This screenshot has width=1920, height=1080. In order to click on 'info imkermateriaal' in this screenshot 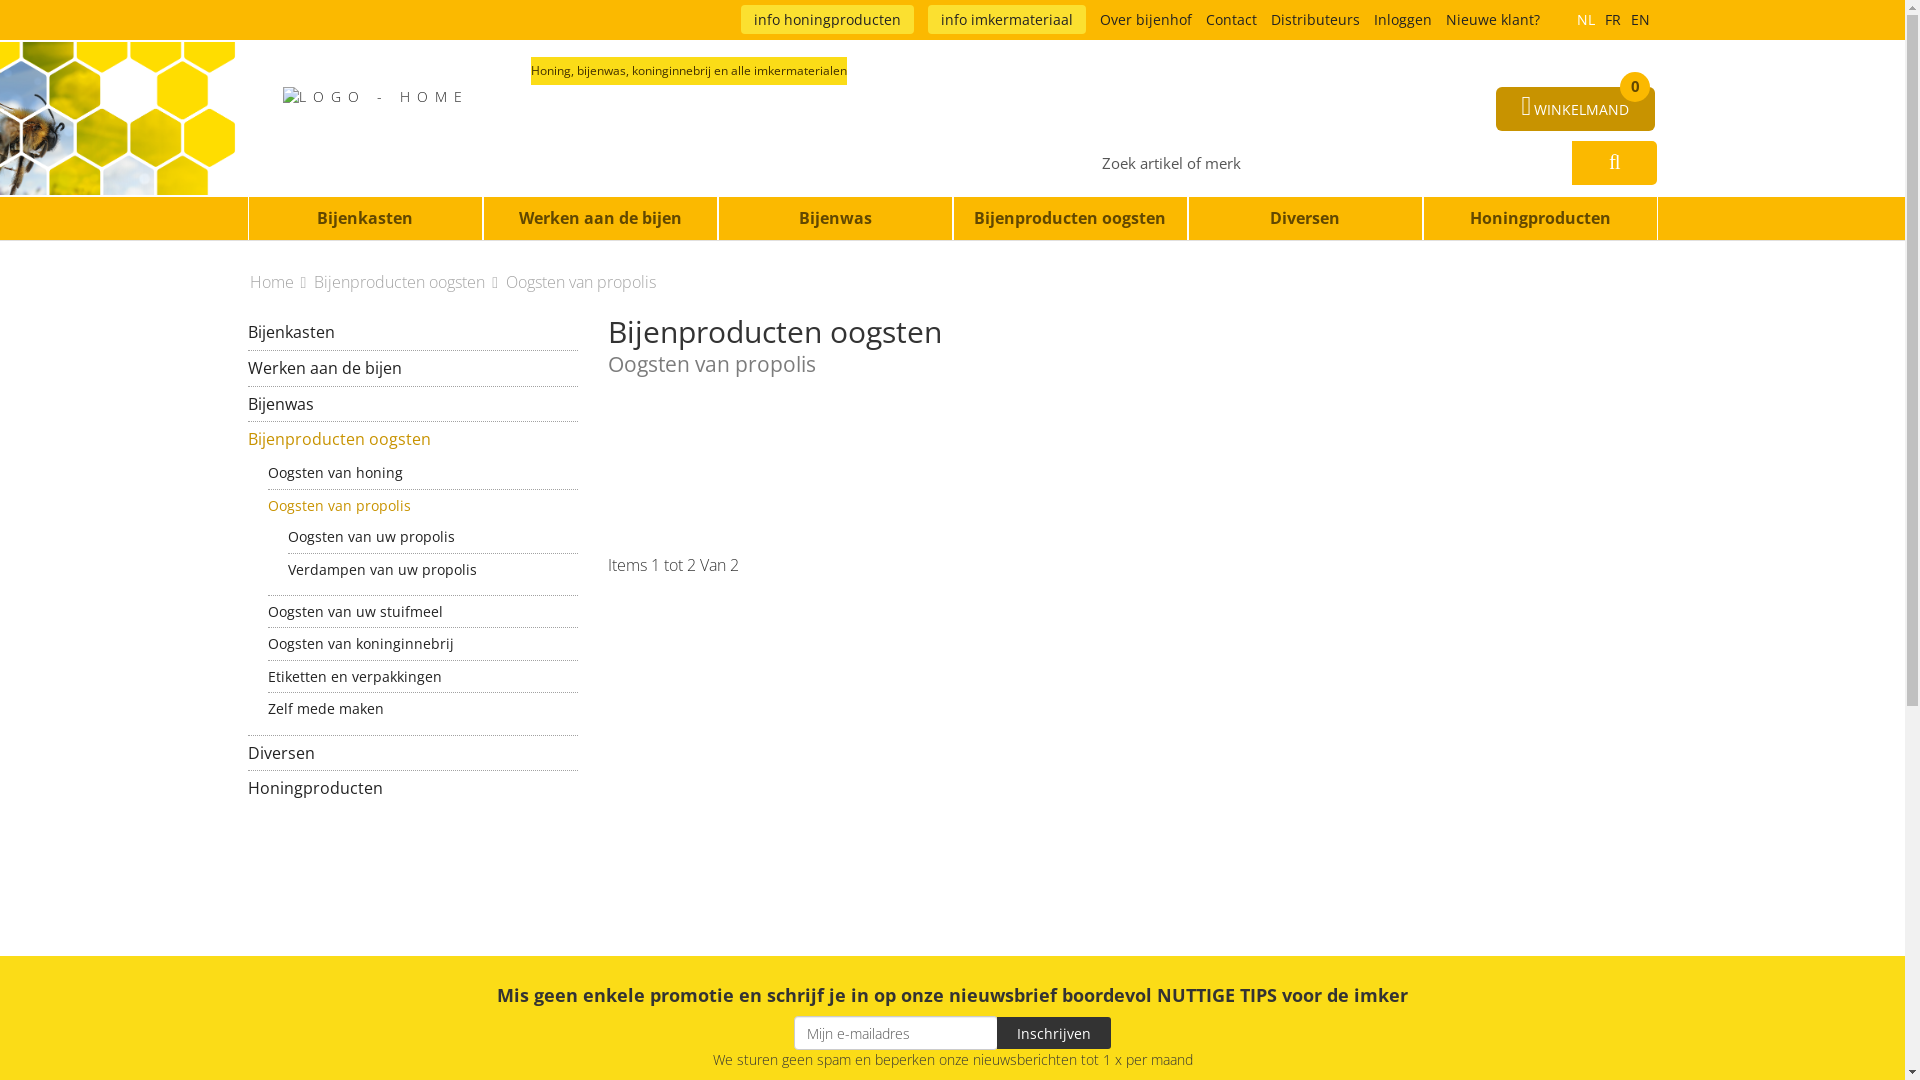, I will do `click(1007, 19)`.